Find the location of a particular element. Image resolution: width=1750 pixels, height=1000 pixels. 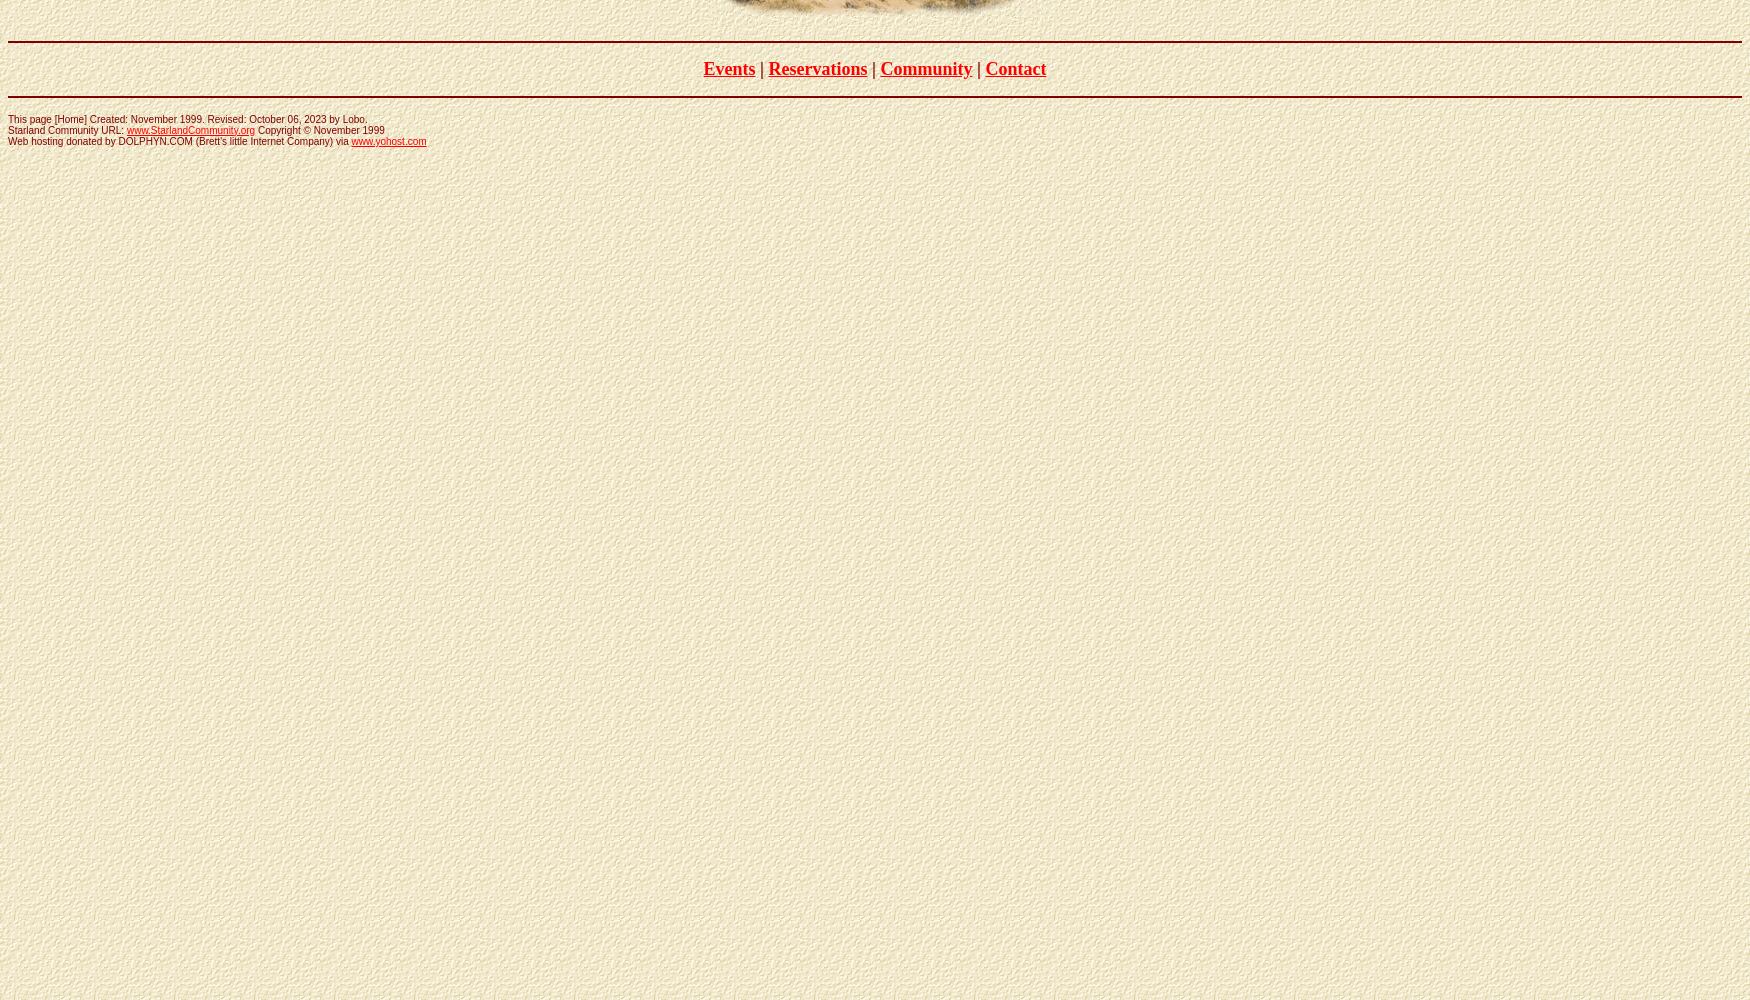

'www.StarlandCommunity.org' is located at coordinates (190, 129).